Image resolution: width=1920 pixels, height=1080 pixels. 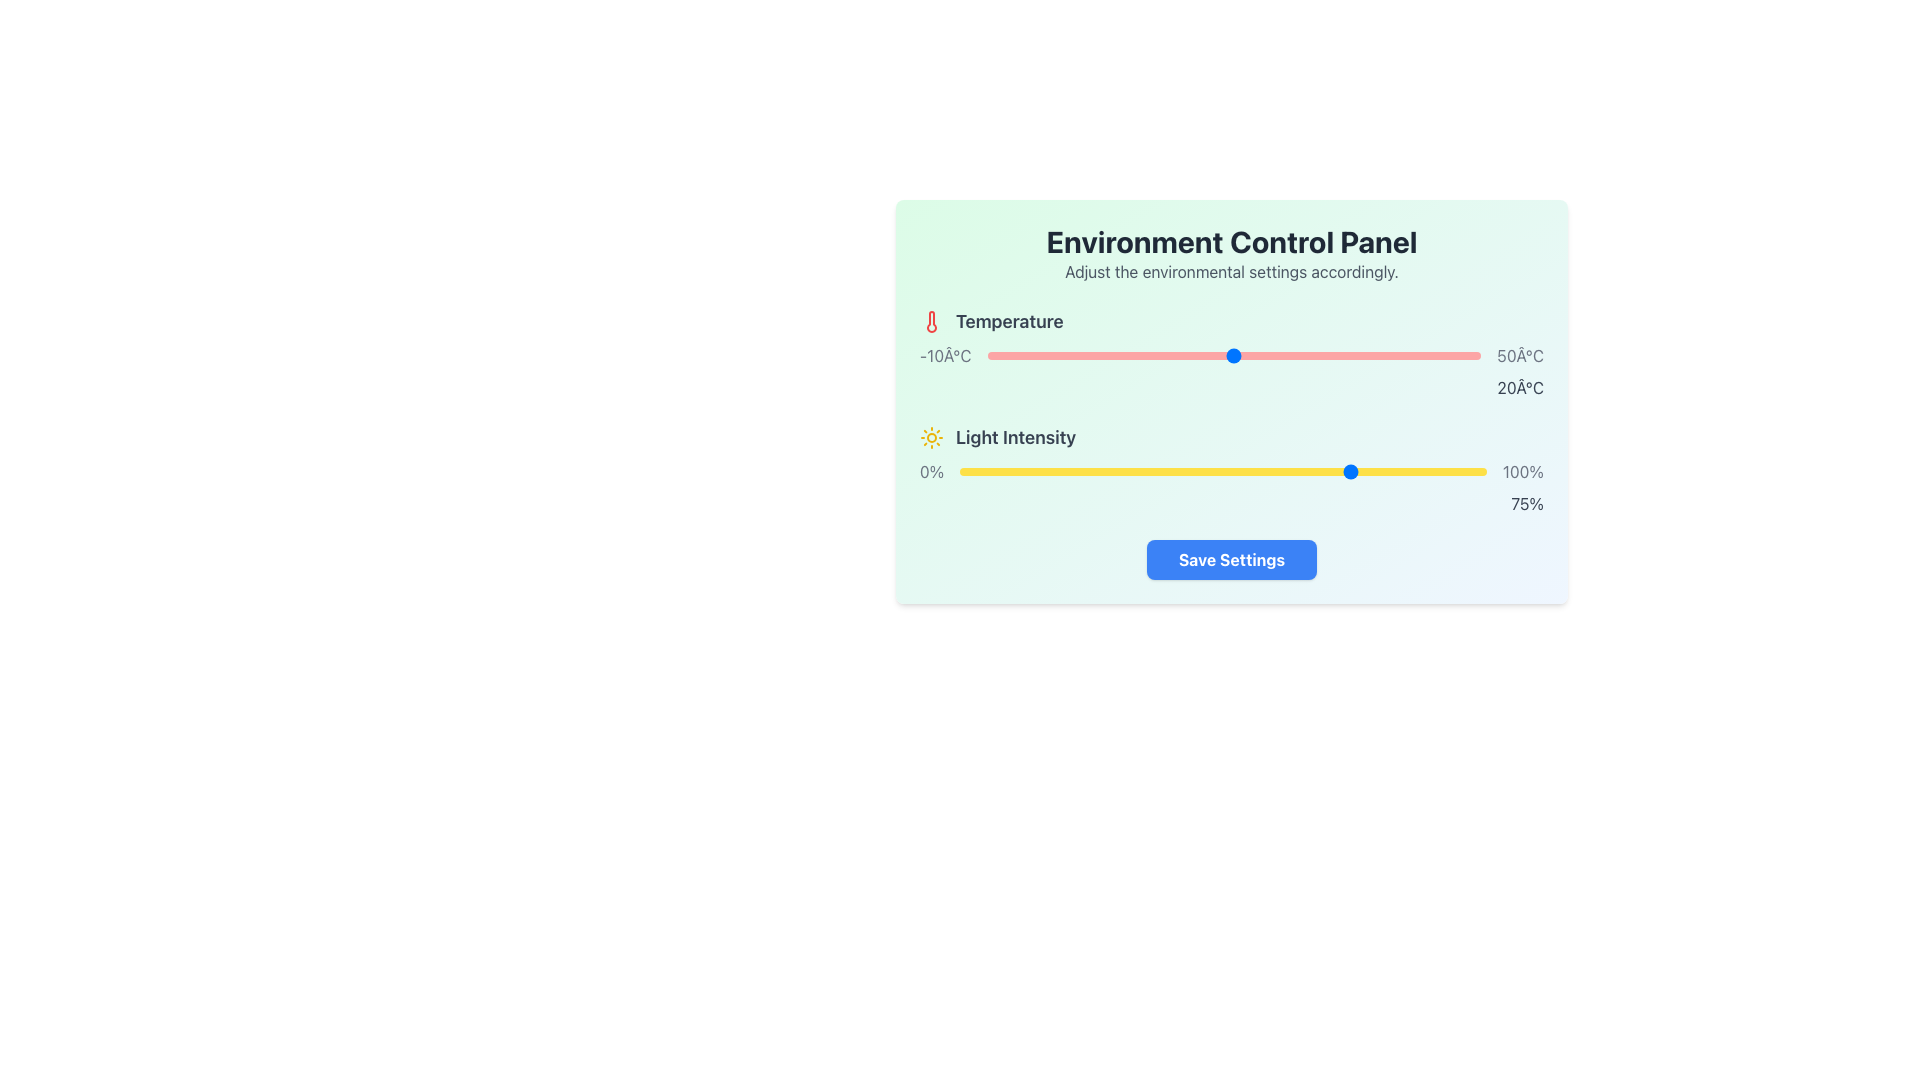 What do you see at coordinates (1231, 471) in the screenshot?
I see `the handle of the horizontal slider labeled 'Light Intensity', which has a yellow track and ranges from '0%'` at bounding box center [1231, 471].